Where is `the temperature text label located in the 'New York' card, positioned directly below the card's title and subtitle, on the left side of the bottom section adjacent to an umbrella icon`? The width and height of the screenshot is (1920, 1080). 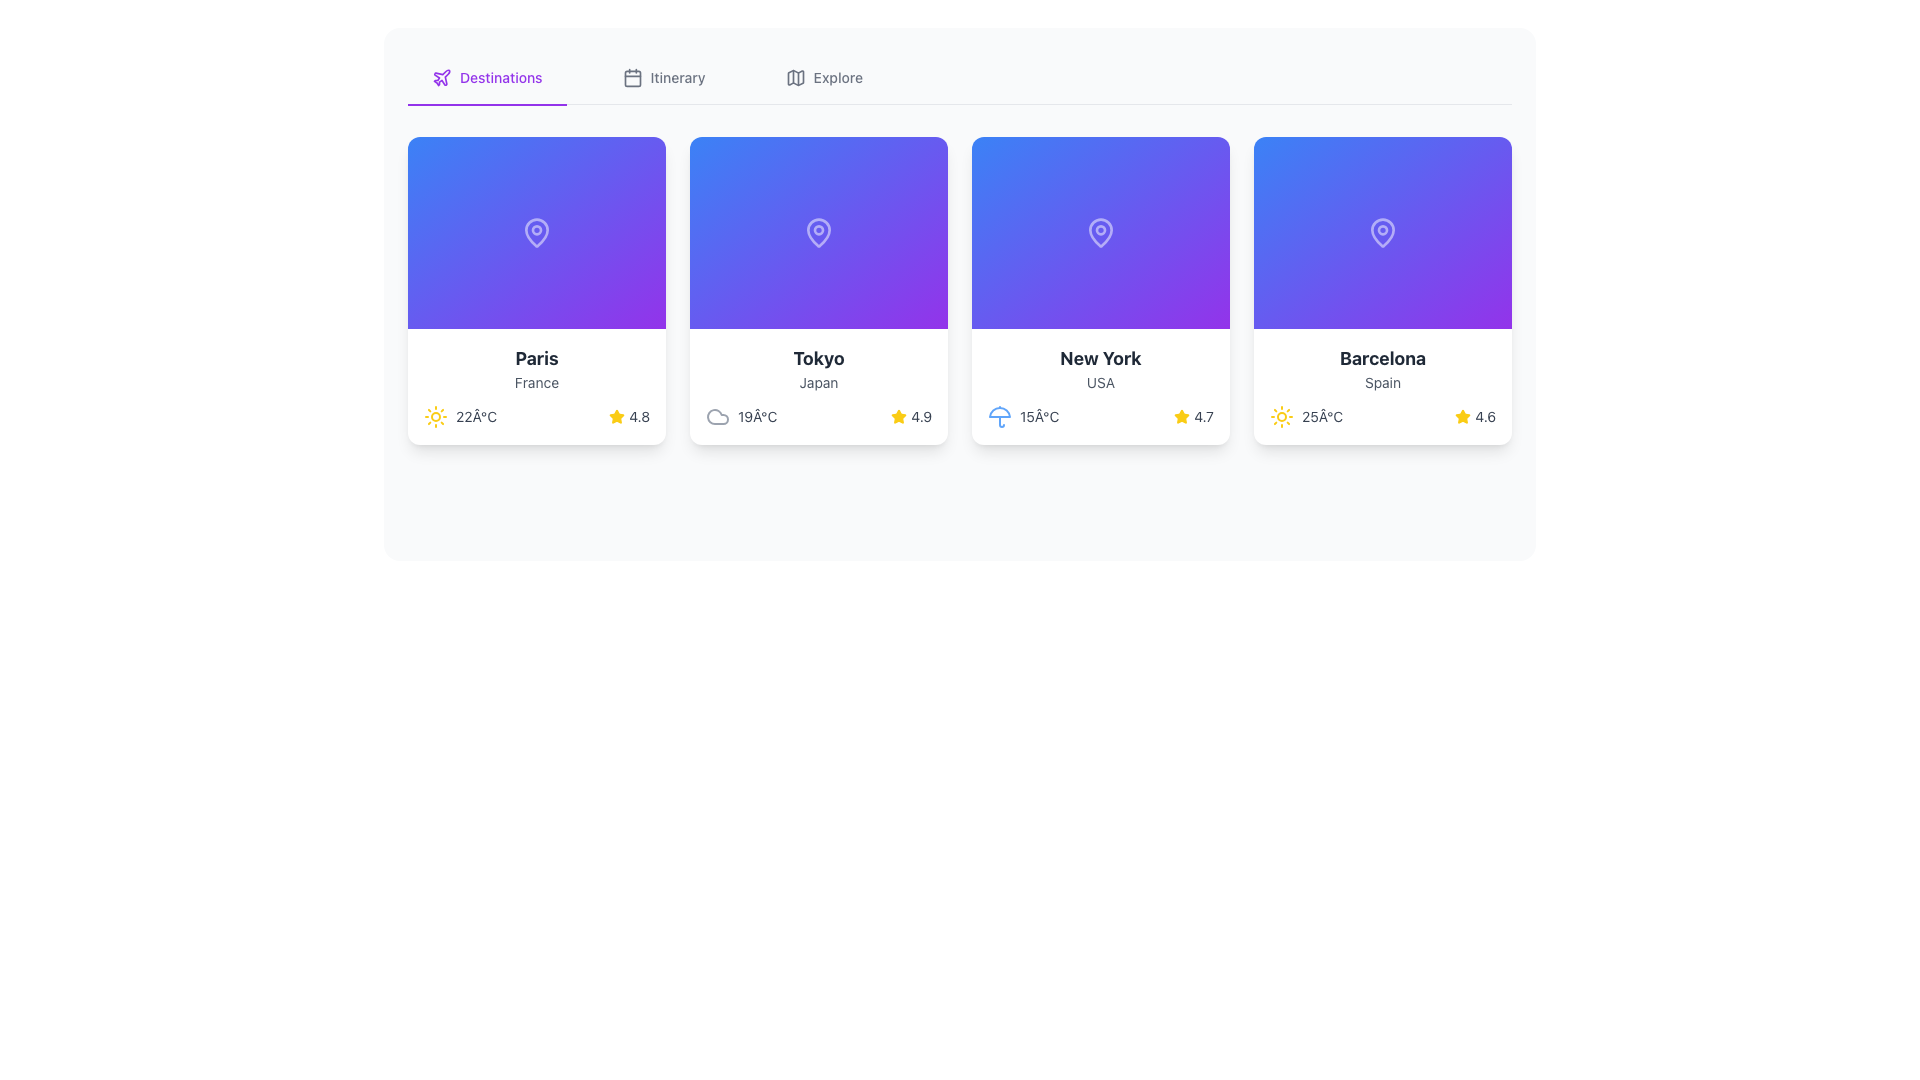 the temperature text label located in the 'New York' card, positioned directly below the card's title and subtitle, on the left side of the bottom section adjacent to an umbrella icon is located at coordinates (1023, 415).